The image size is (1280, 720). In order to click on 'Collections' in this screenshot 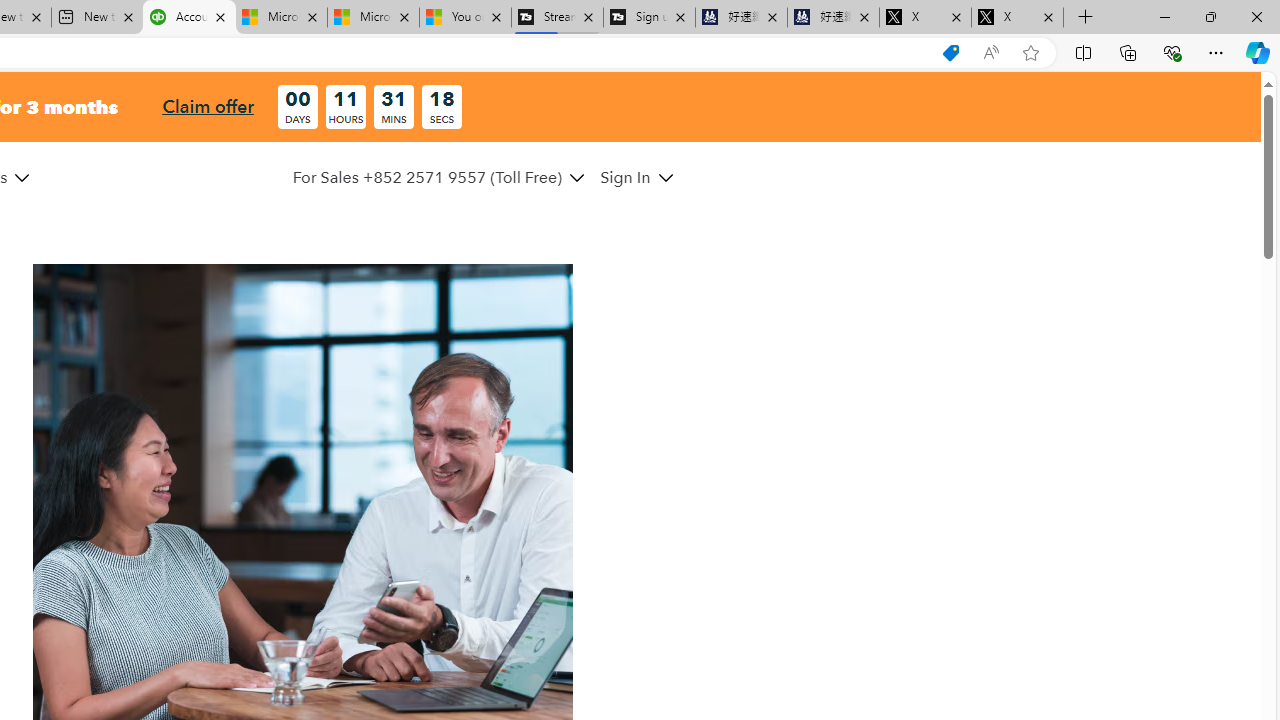, I will do `click(1128, 51)`.